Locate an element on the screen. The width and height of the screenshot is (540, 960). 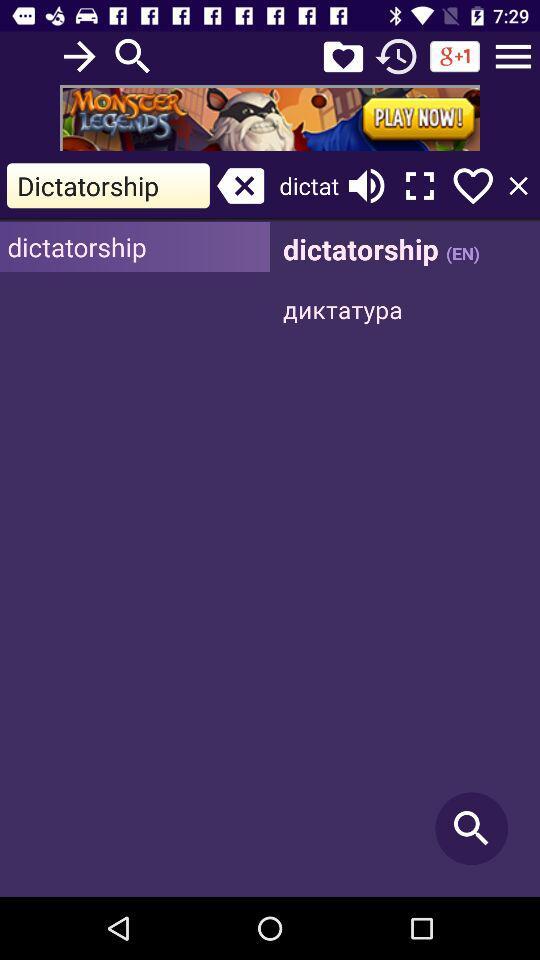
full screen is located at coordinates (419, 185).